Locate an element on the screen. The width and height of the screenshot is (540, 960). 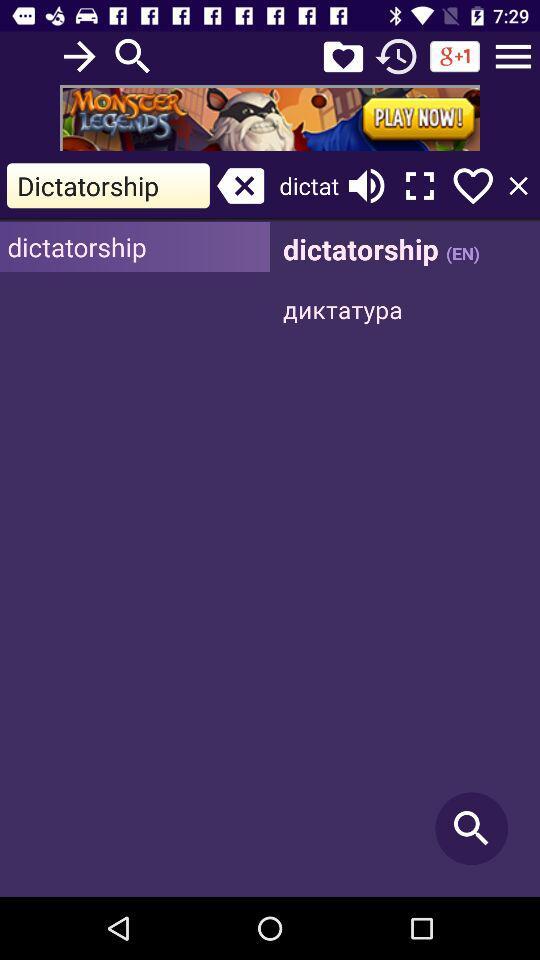
full screen is located at coordinates (419, 185).